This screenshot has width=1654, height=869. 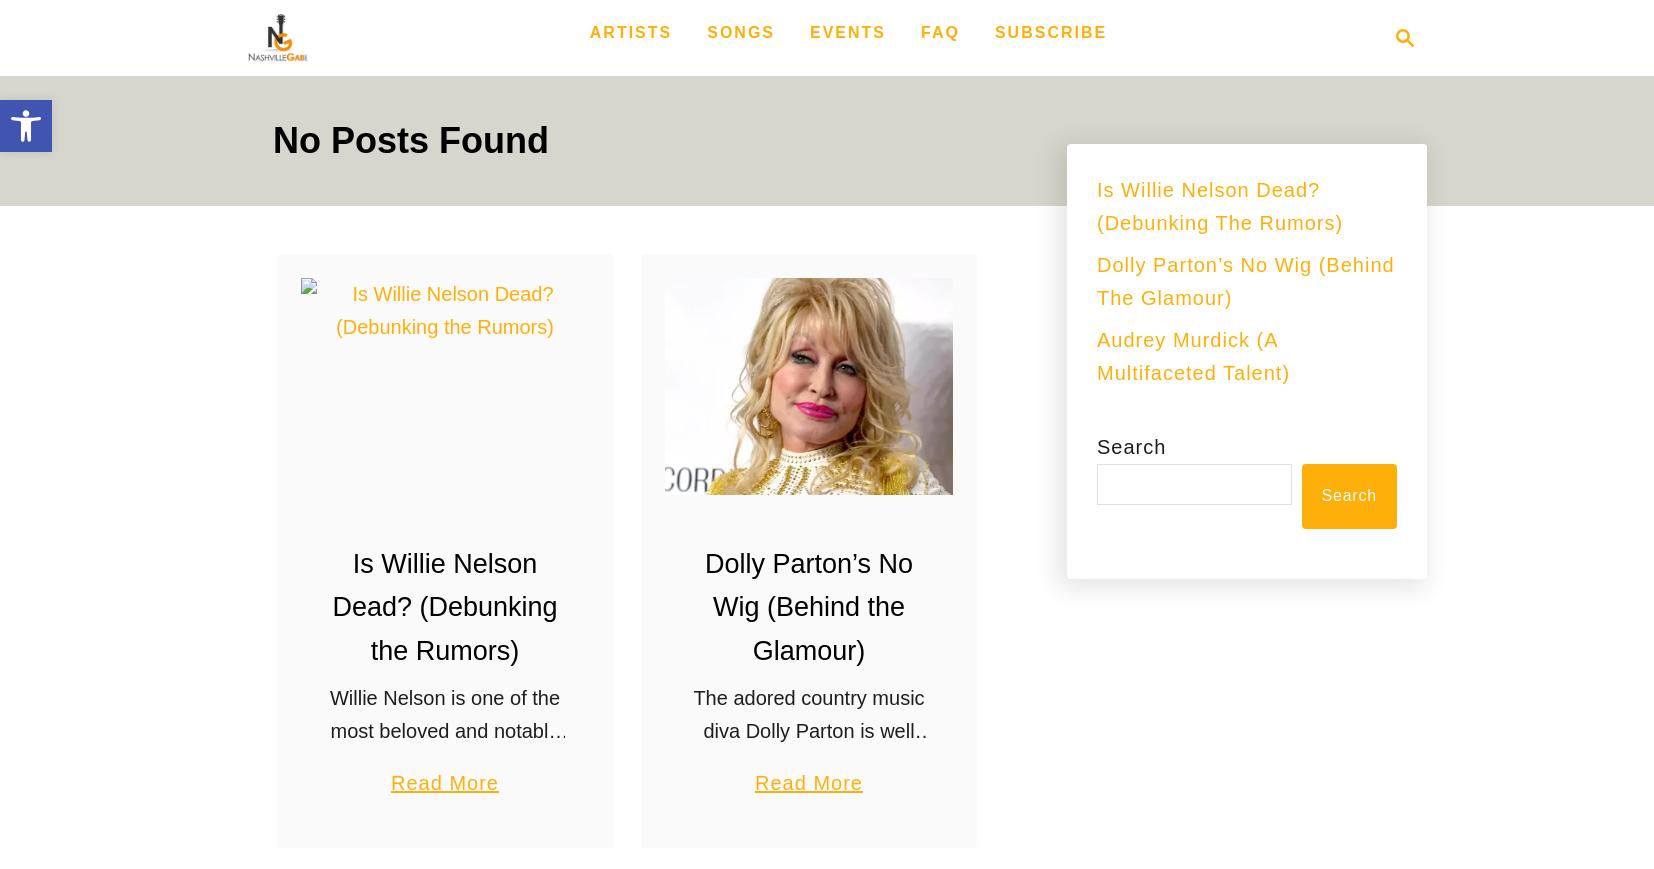 What do you see at coordinates (740, 30) in the screenshot?
I see `'Songs'` at bounding box center [740, 30].